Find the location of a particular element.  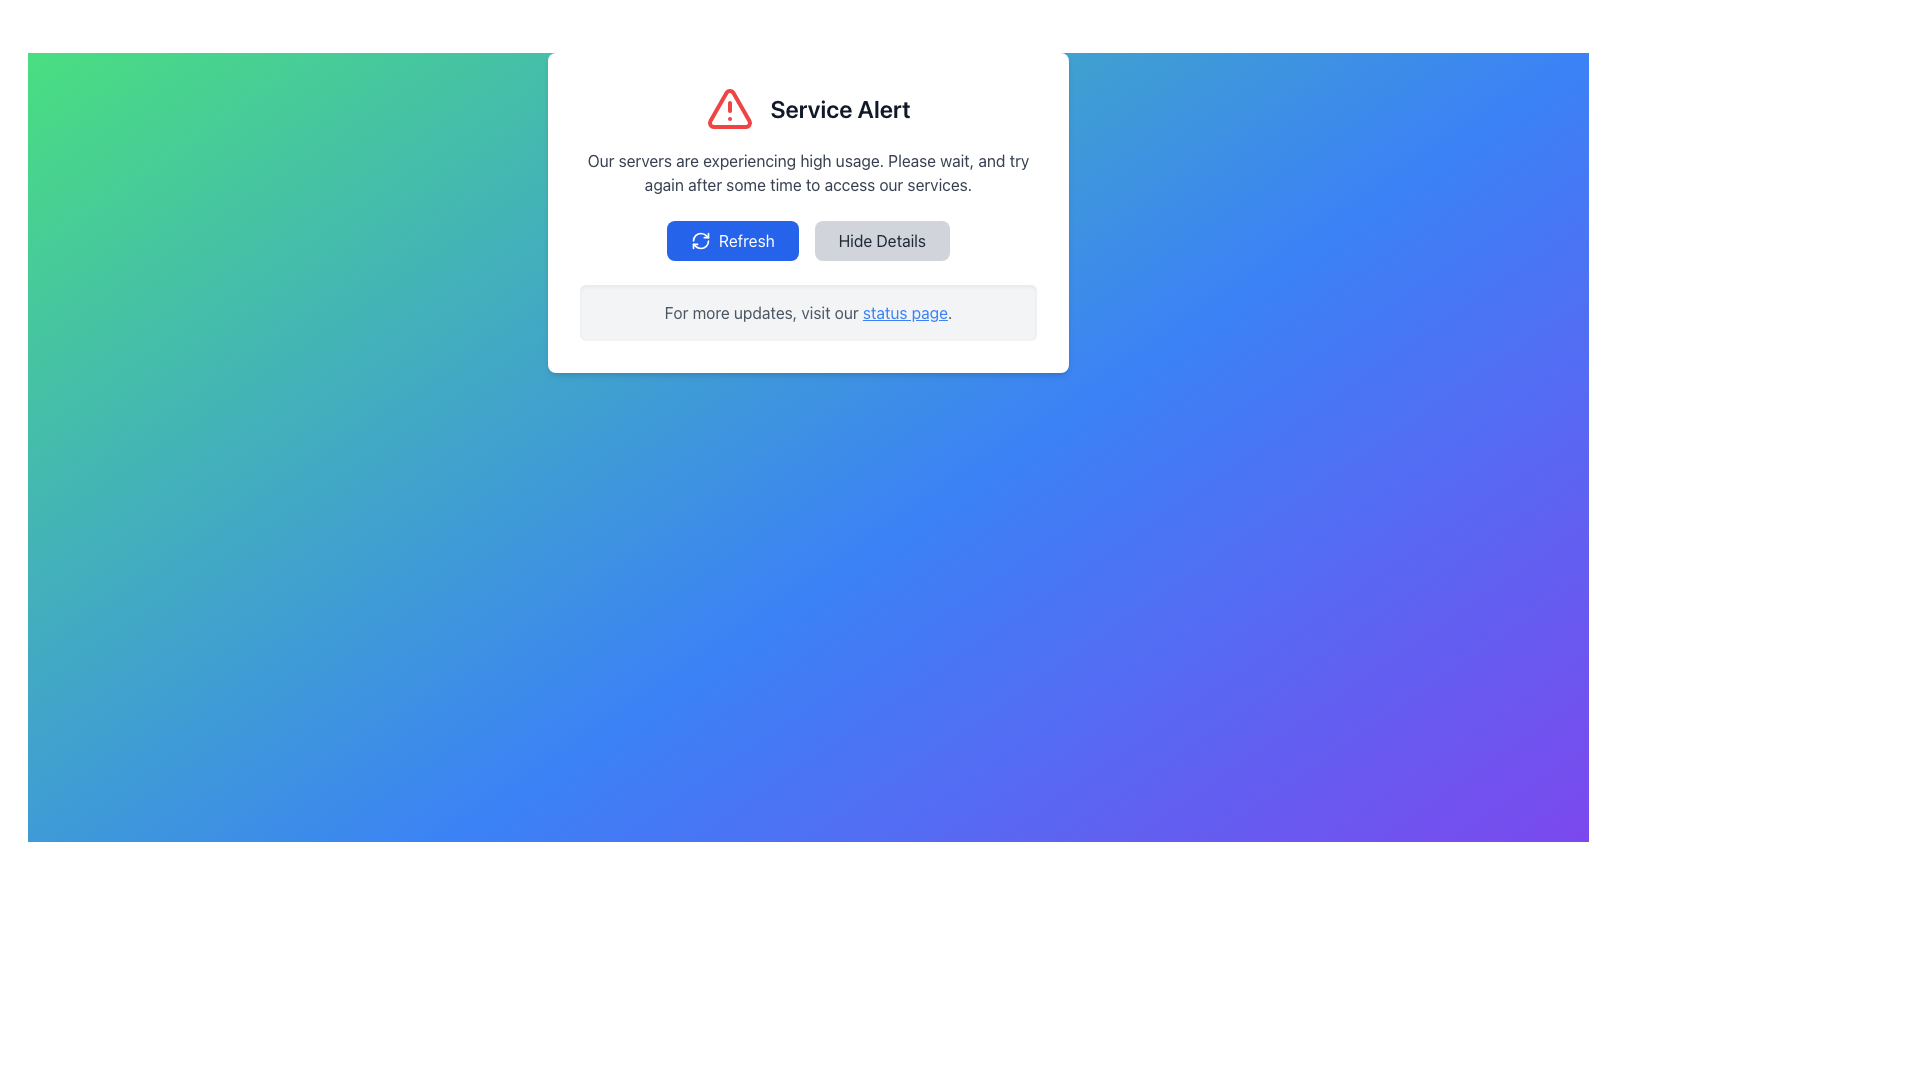

the Text Label that serves as a header or alert title, positioned next to a red warning triangle icon, to convey an important notice or alert is located at coordinates (840, 108).